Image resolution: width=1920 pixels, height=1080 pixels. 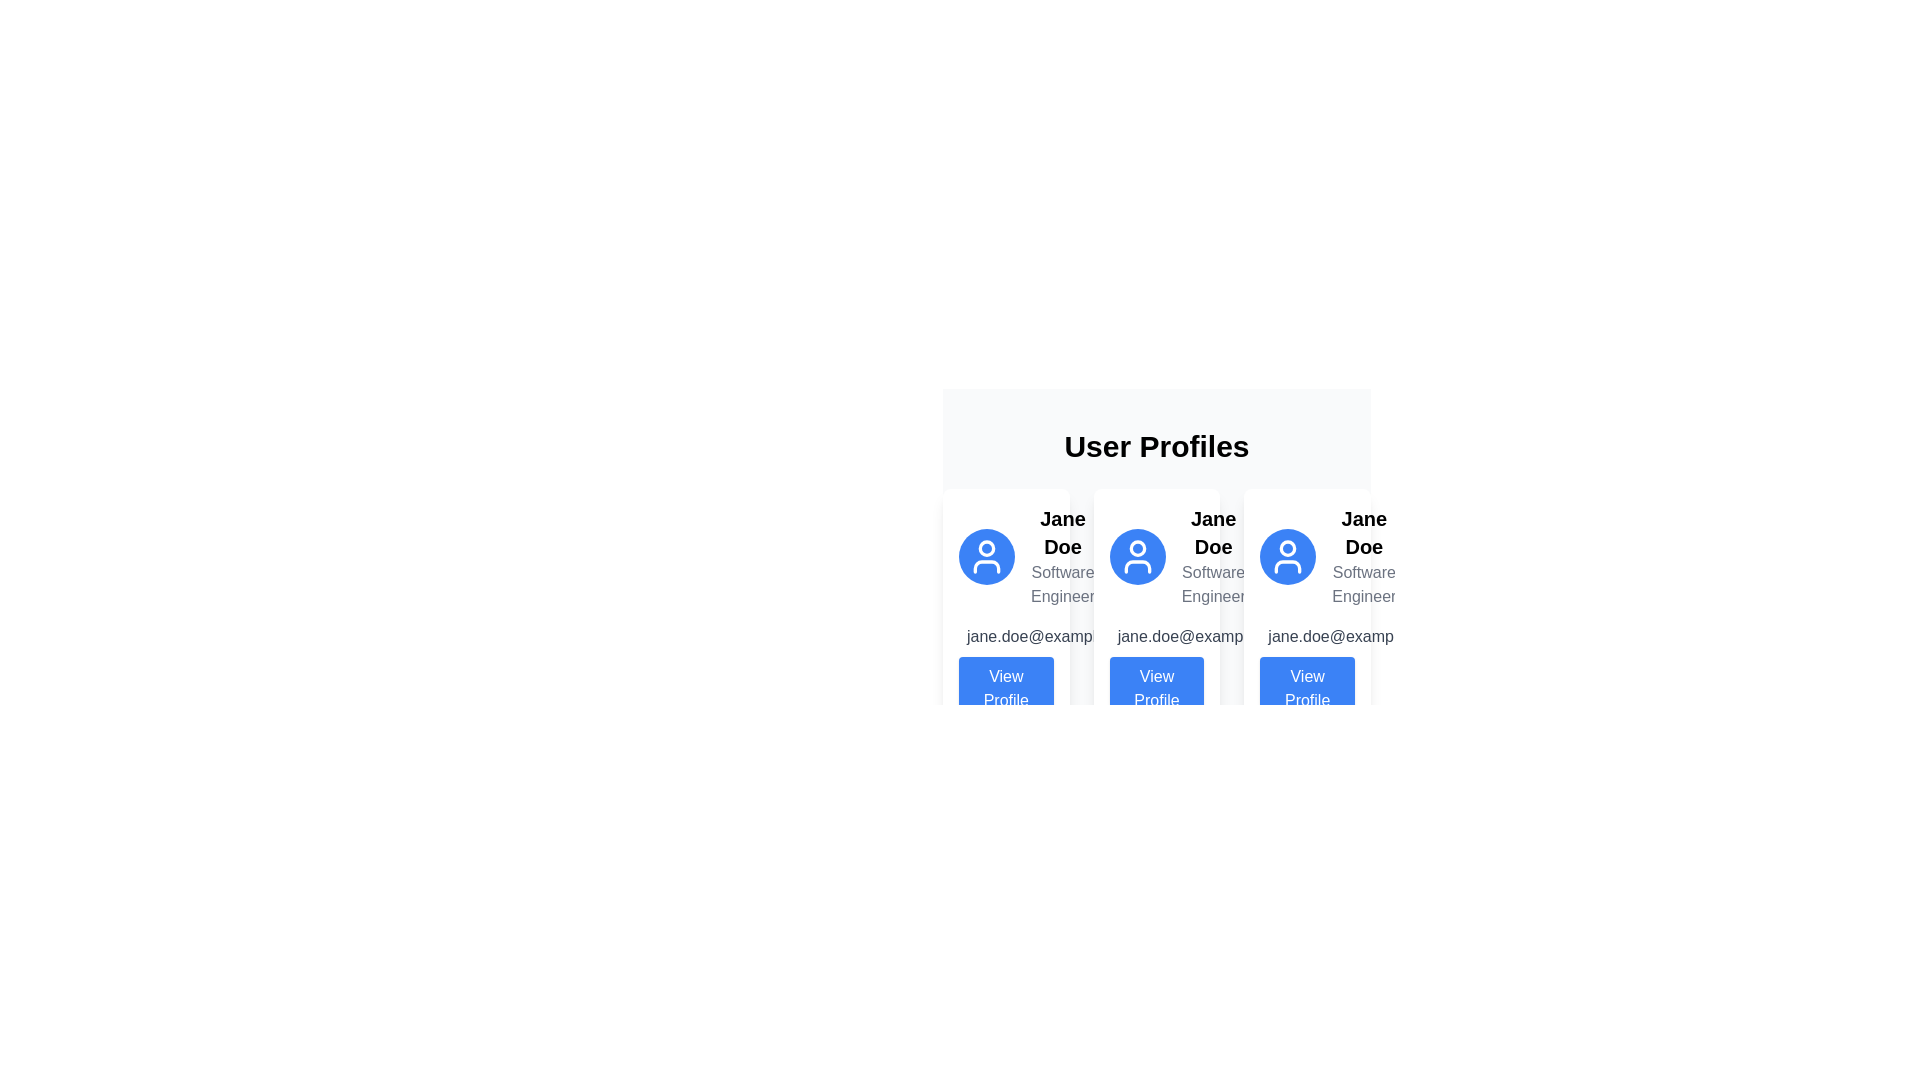 What do you see at coordinates (1062, 556) in the screenshot?
I see `properties of the Text element that displays the user's name and role, located in the first profile card under the avatar icon` at bounding box center [1062, 556].